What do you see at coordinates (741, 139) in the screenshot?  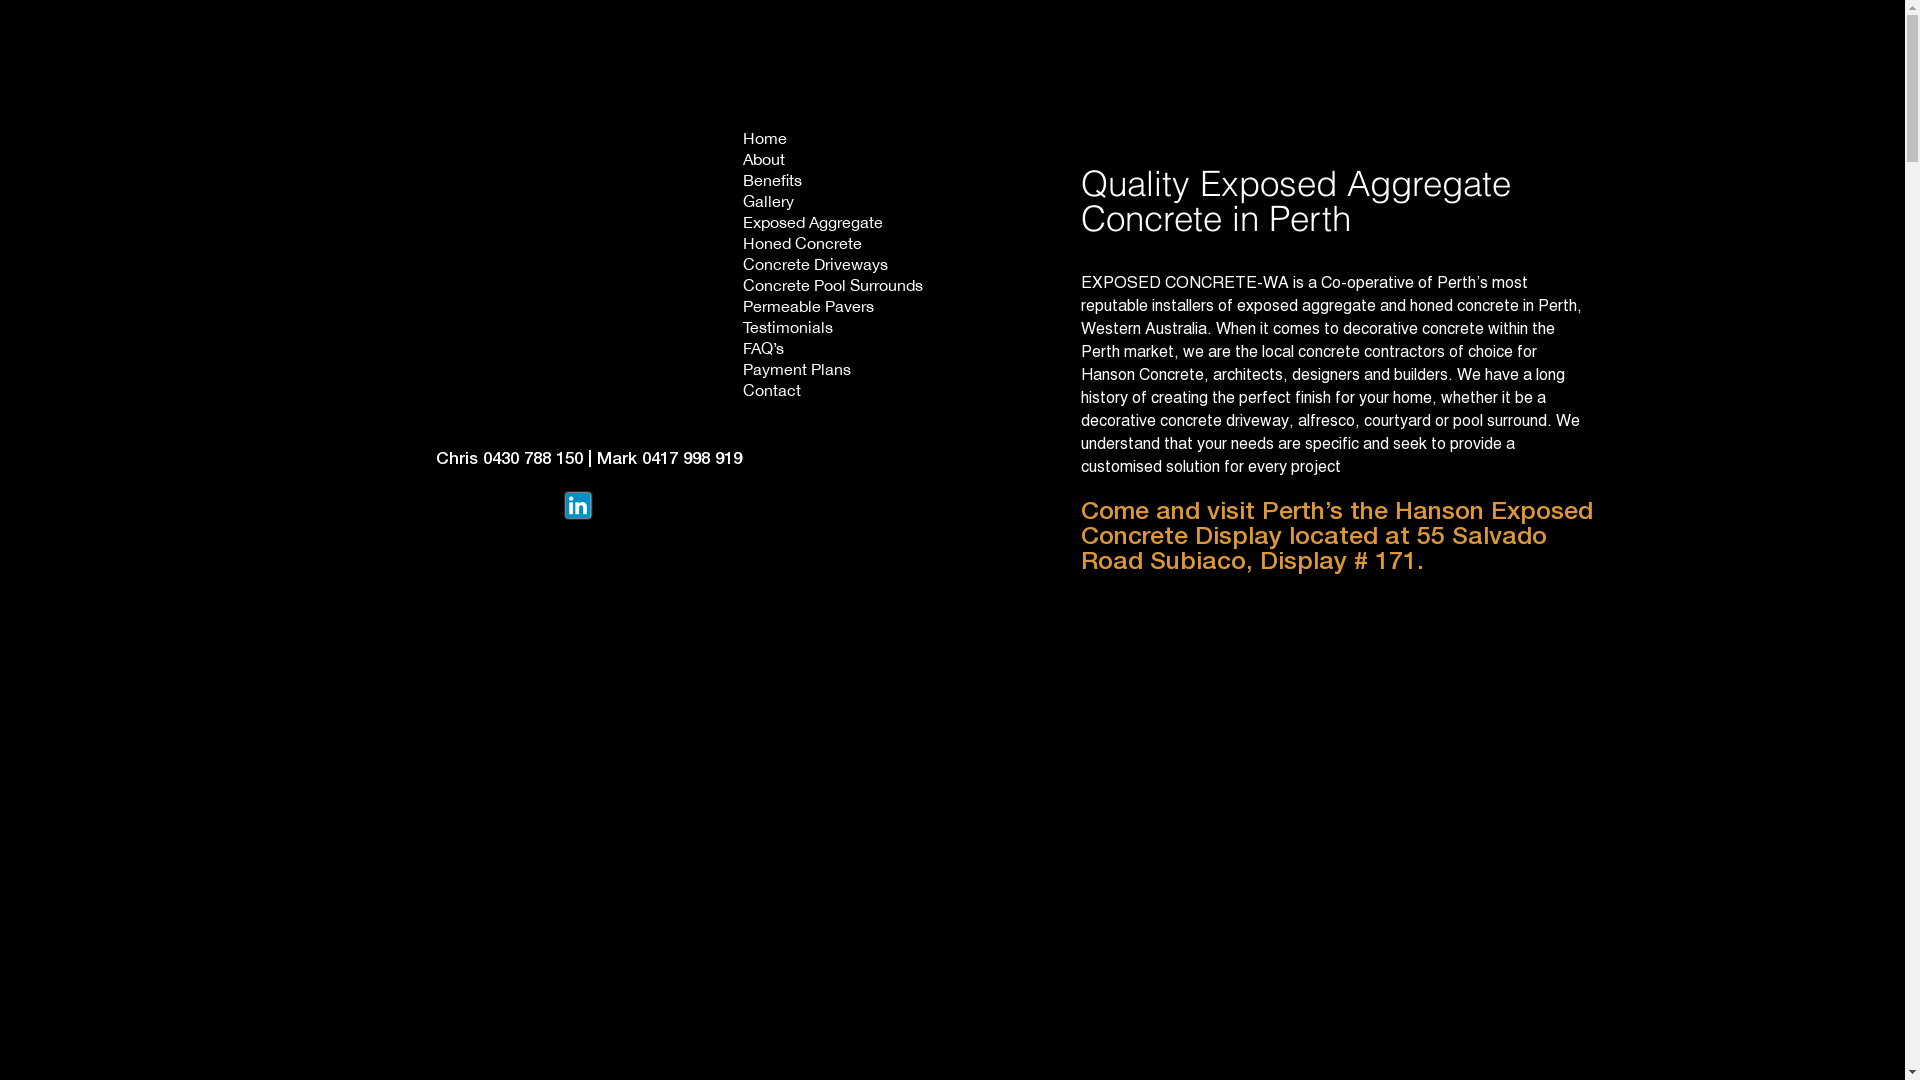 I see `'Home'` at bounding box center [741, 139].